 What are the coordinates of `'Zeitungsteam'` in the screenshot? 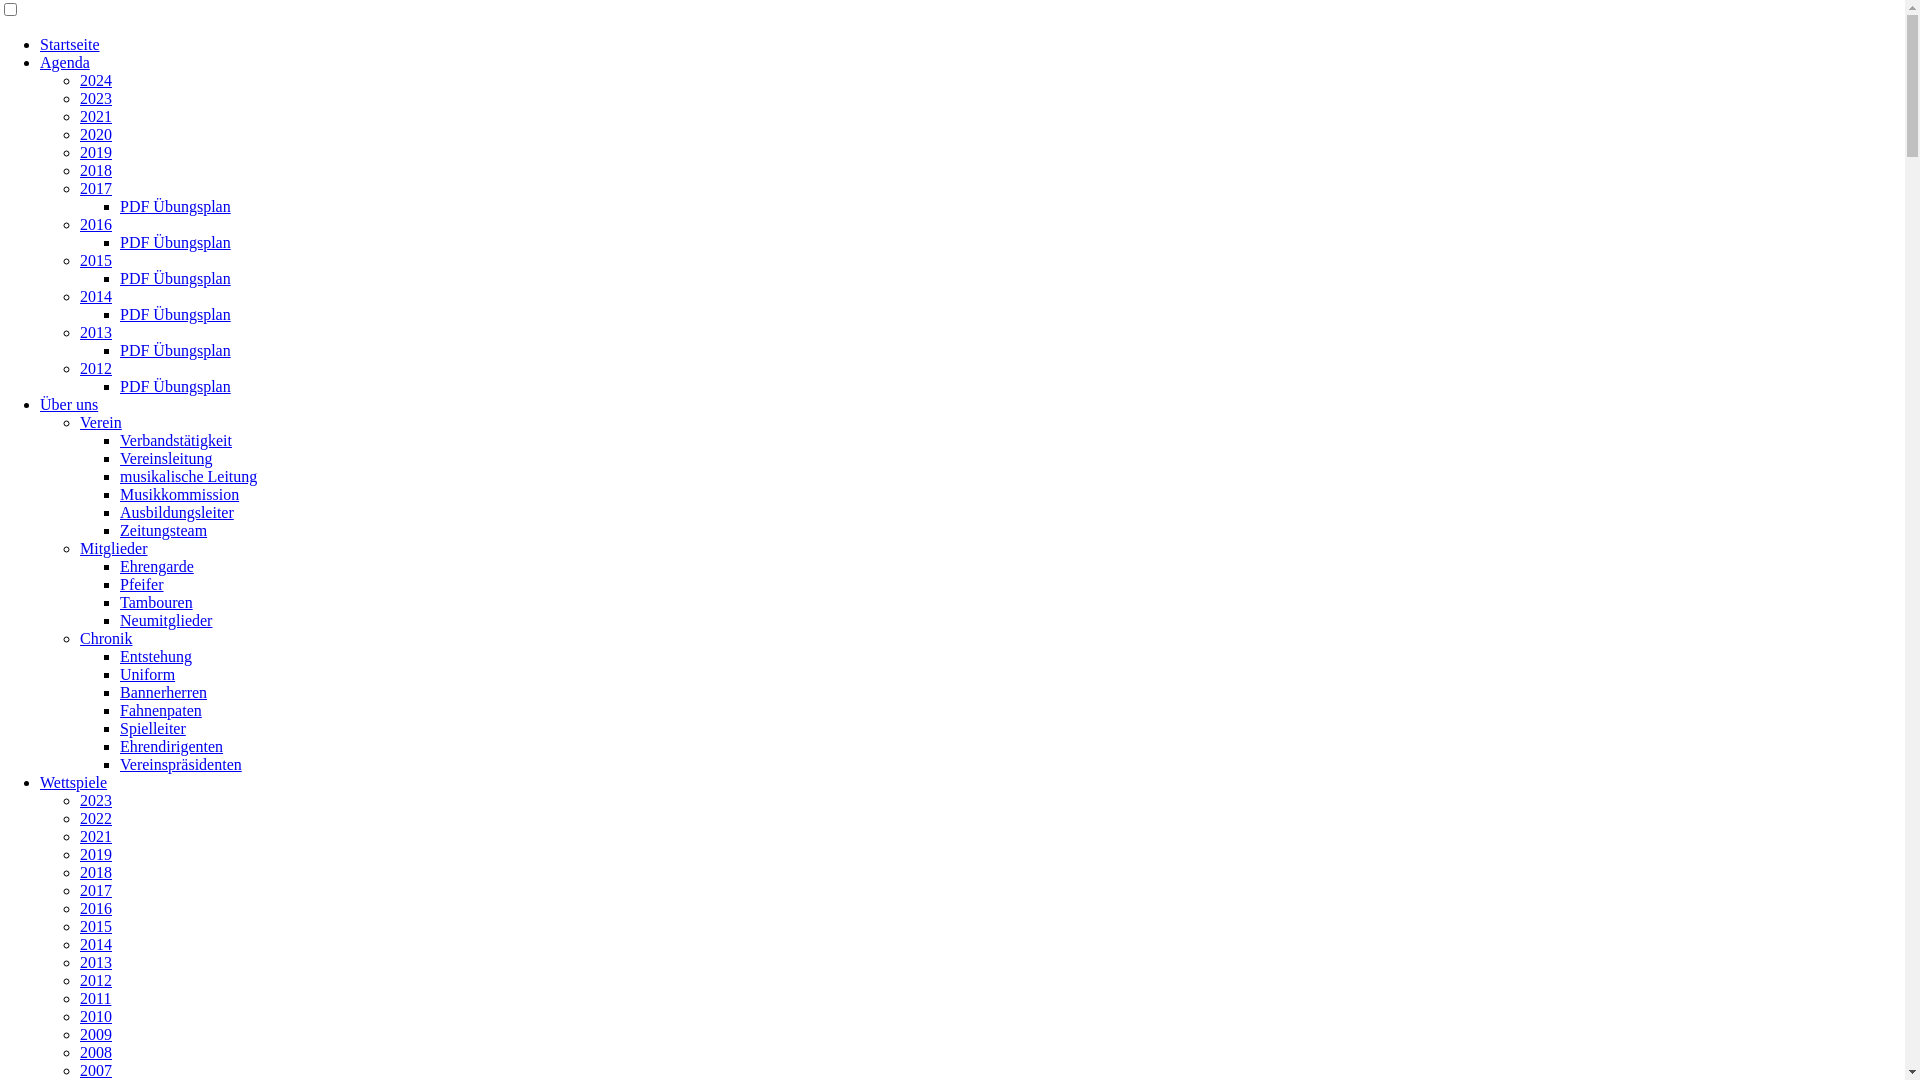 It's located at (163, 529).